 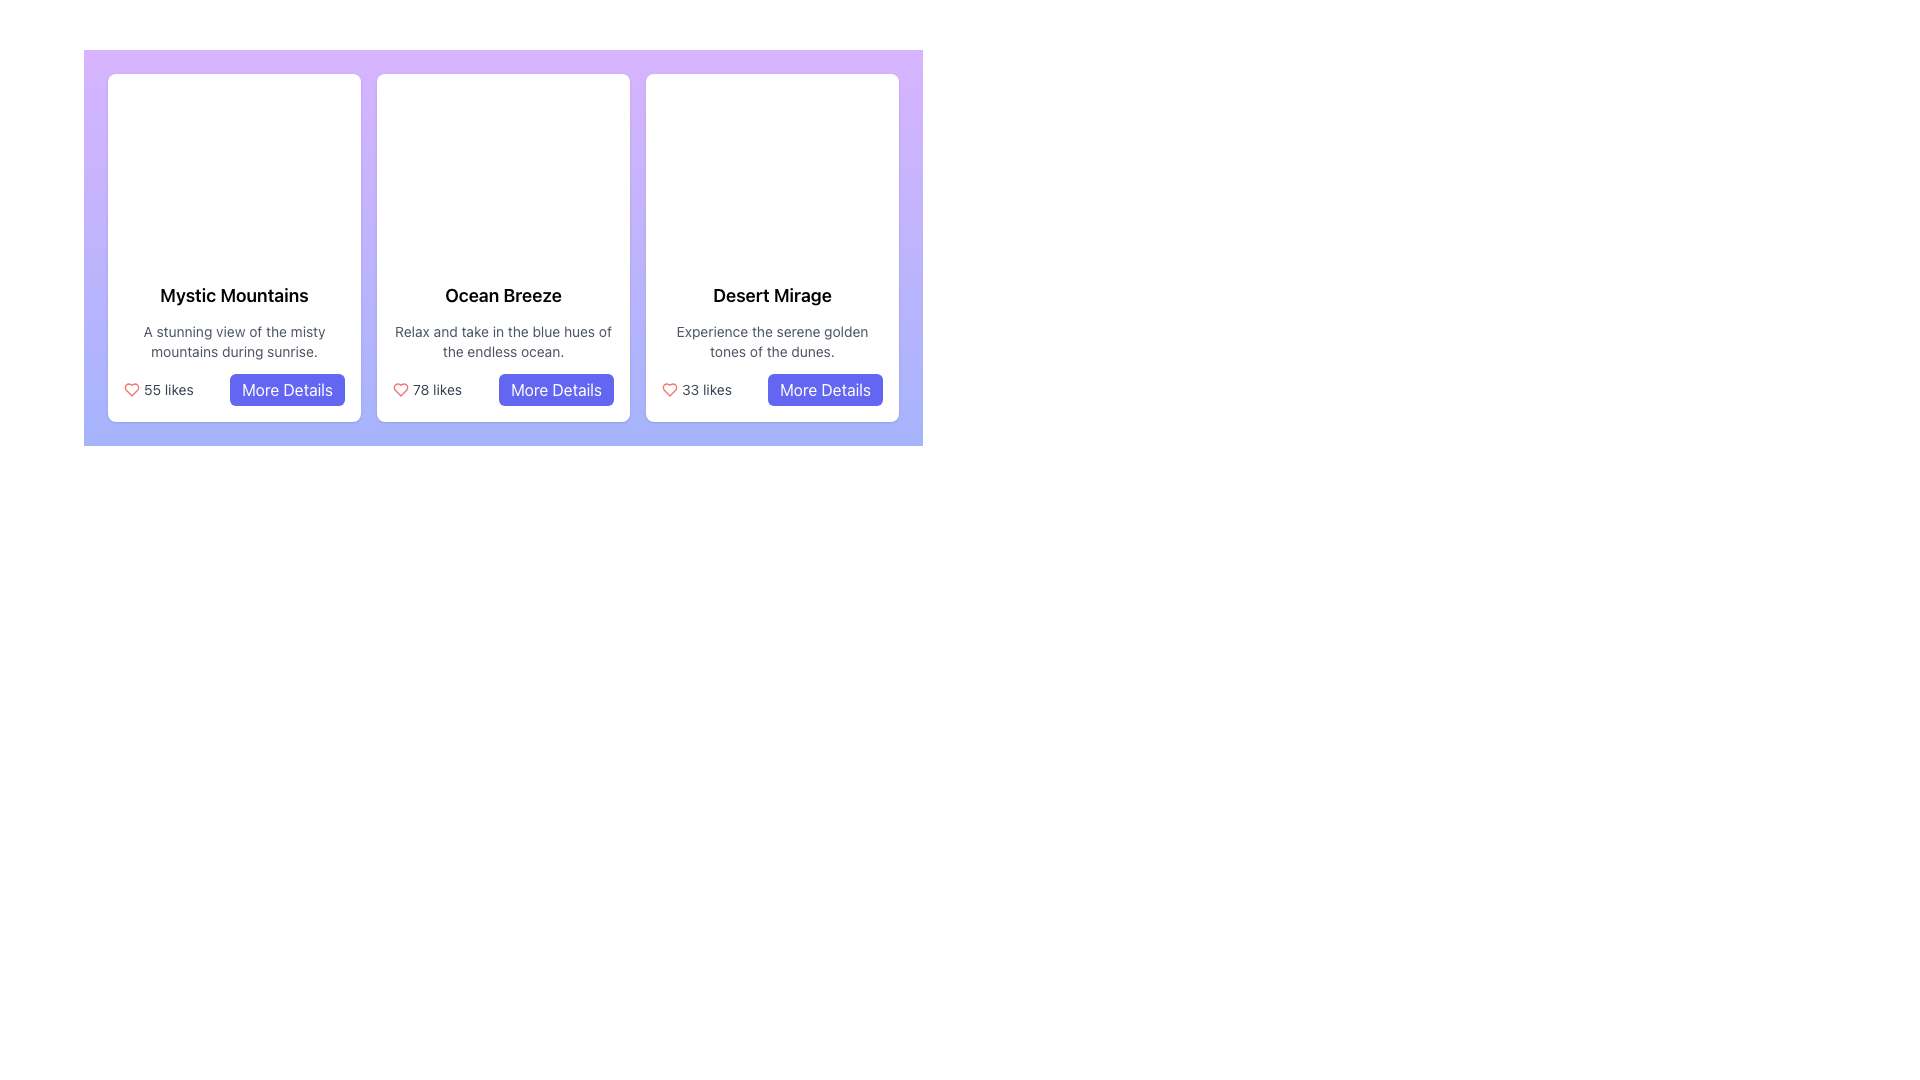 I want to click on the 'More Details' button with a blue background and white text located under the '78 likes' text in the middle card titled 'Ocean Breeze', so click(x=556, y=389).